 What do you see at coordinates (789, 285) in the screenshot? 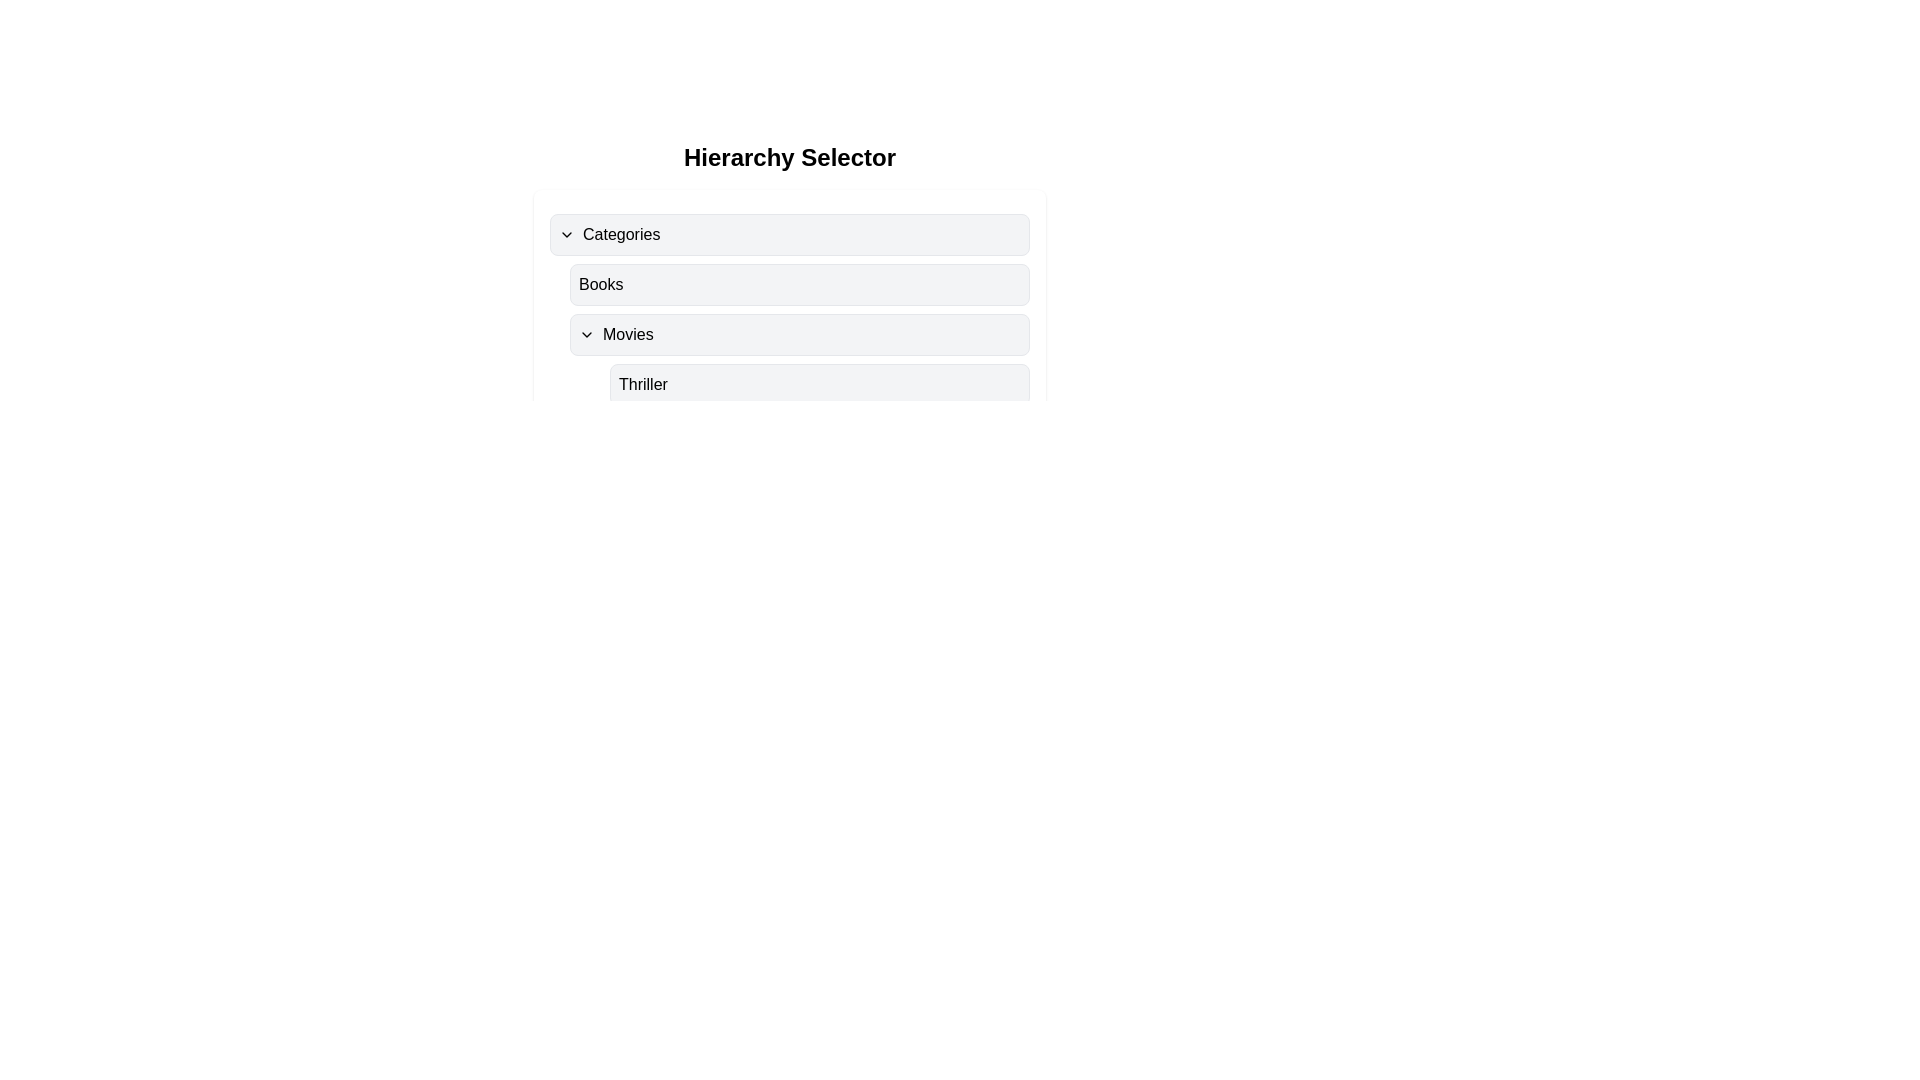
I see `the 'Books' list item, which is the second item in the 'Categories' section` at bounding box center [789, 285].